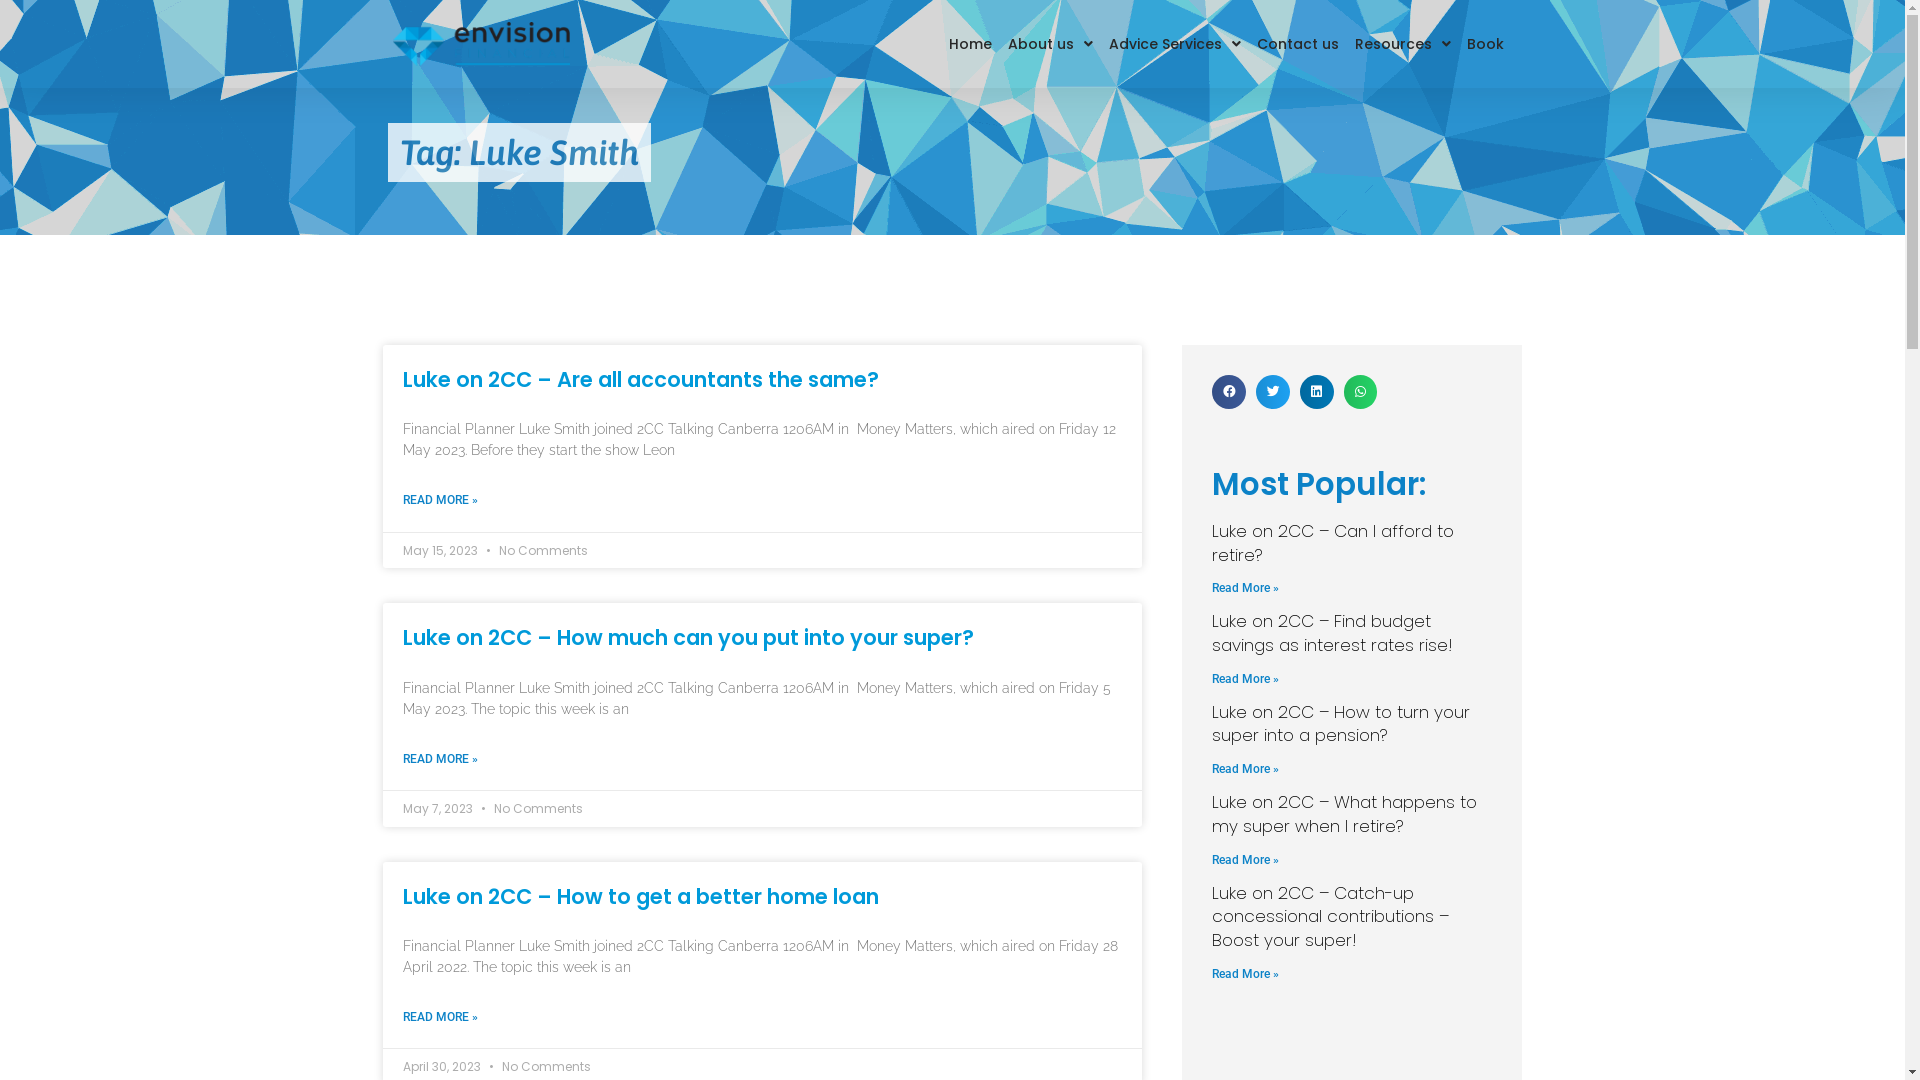  What do you see at coordinates (970, 43) in the screenshot?
I see `'Home'` at bounding box center [970, 43].